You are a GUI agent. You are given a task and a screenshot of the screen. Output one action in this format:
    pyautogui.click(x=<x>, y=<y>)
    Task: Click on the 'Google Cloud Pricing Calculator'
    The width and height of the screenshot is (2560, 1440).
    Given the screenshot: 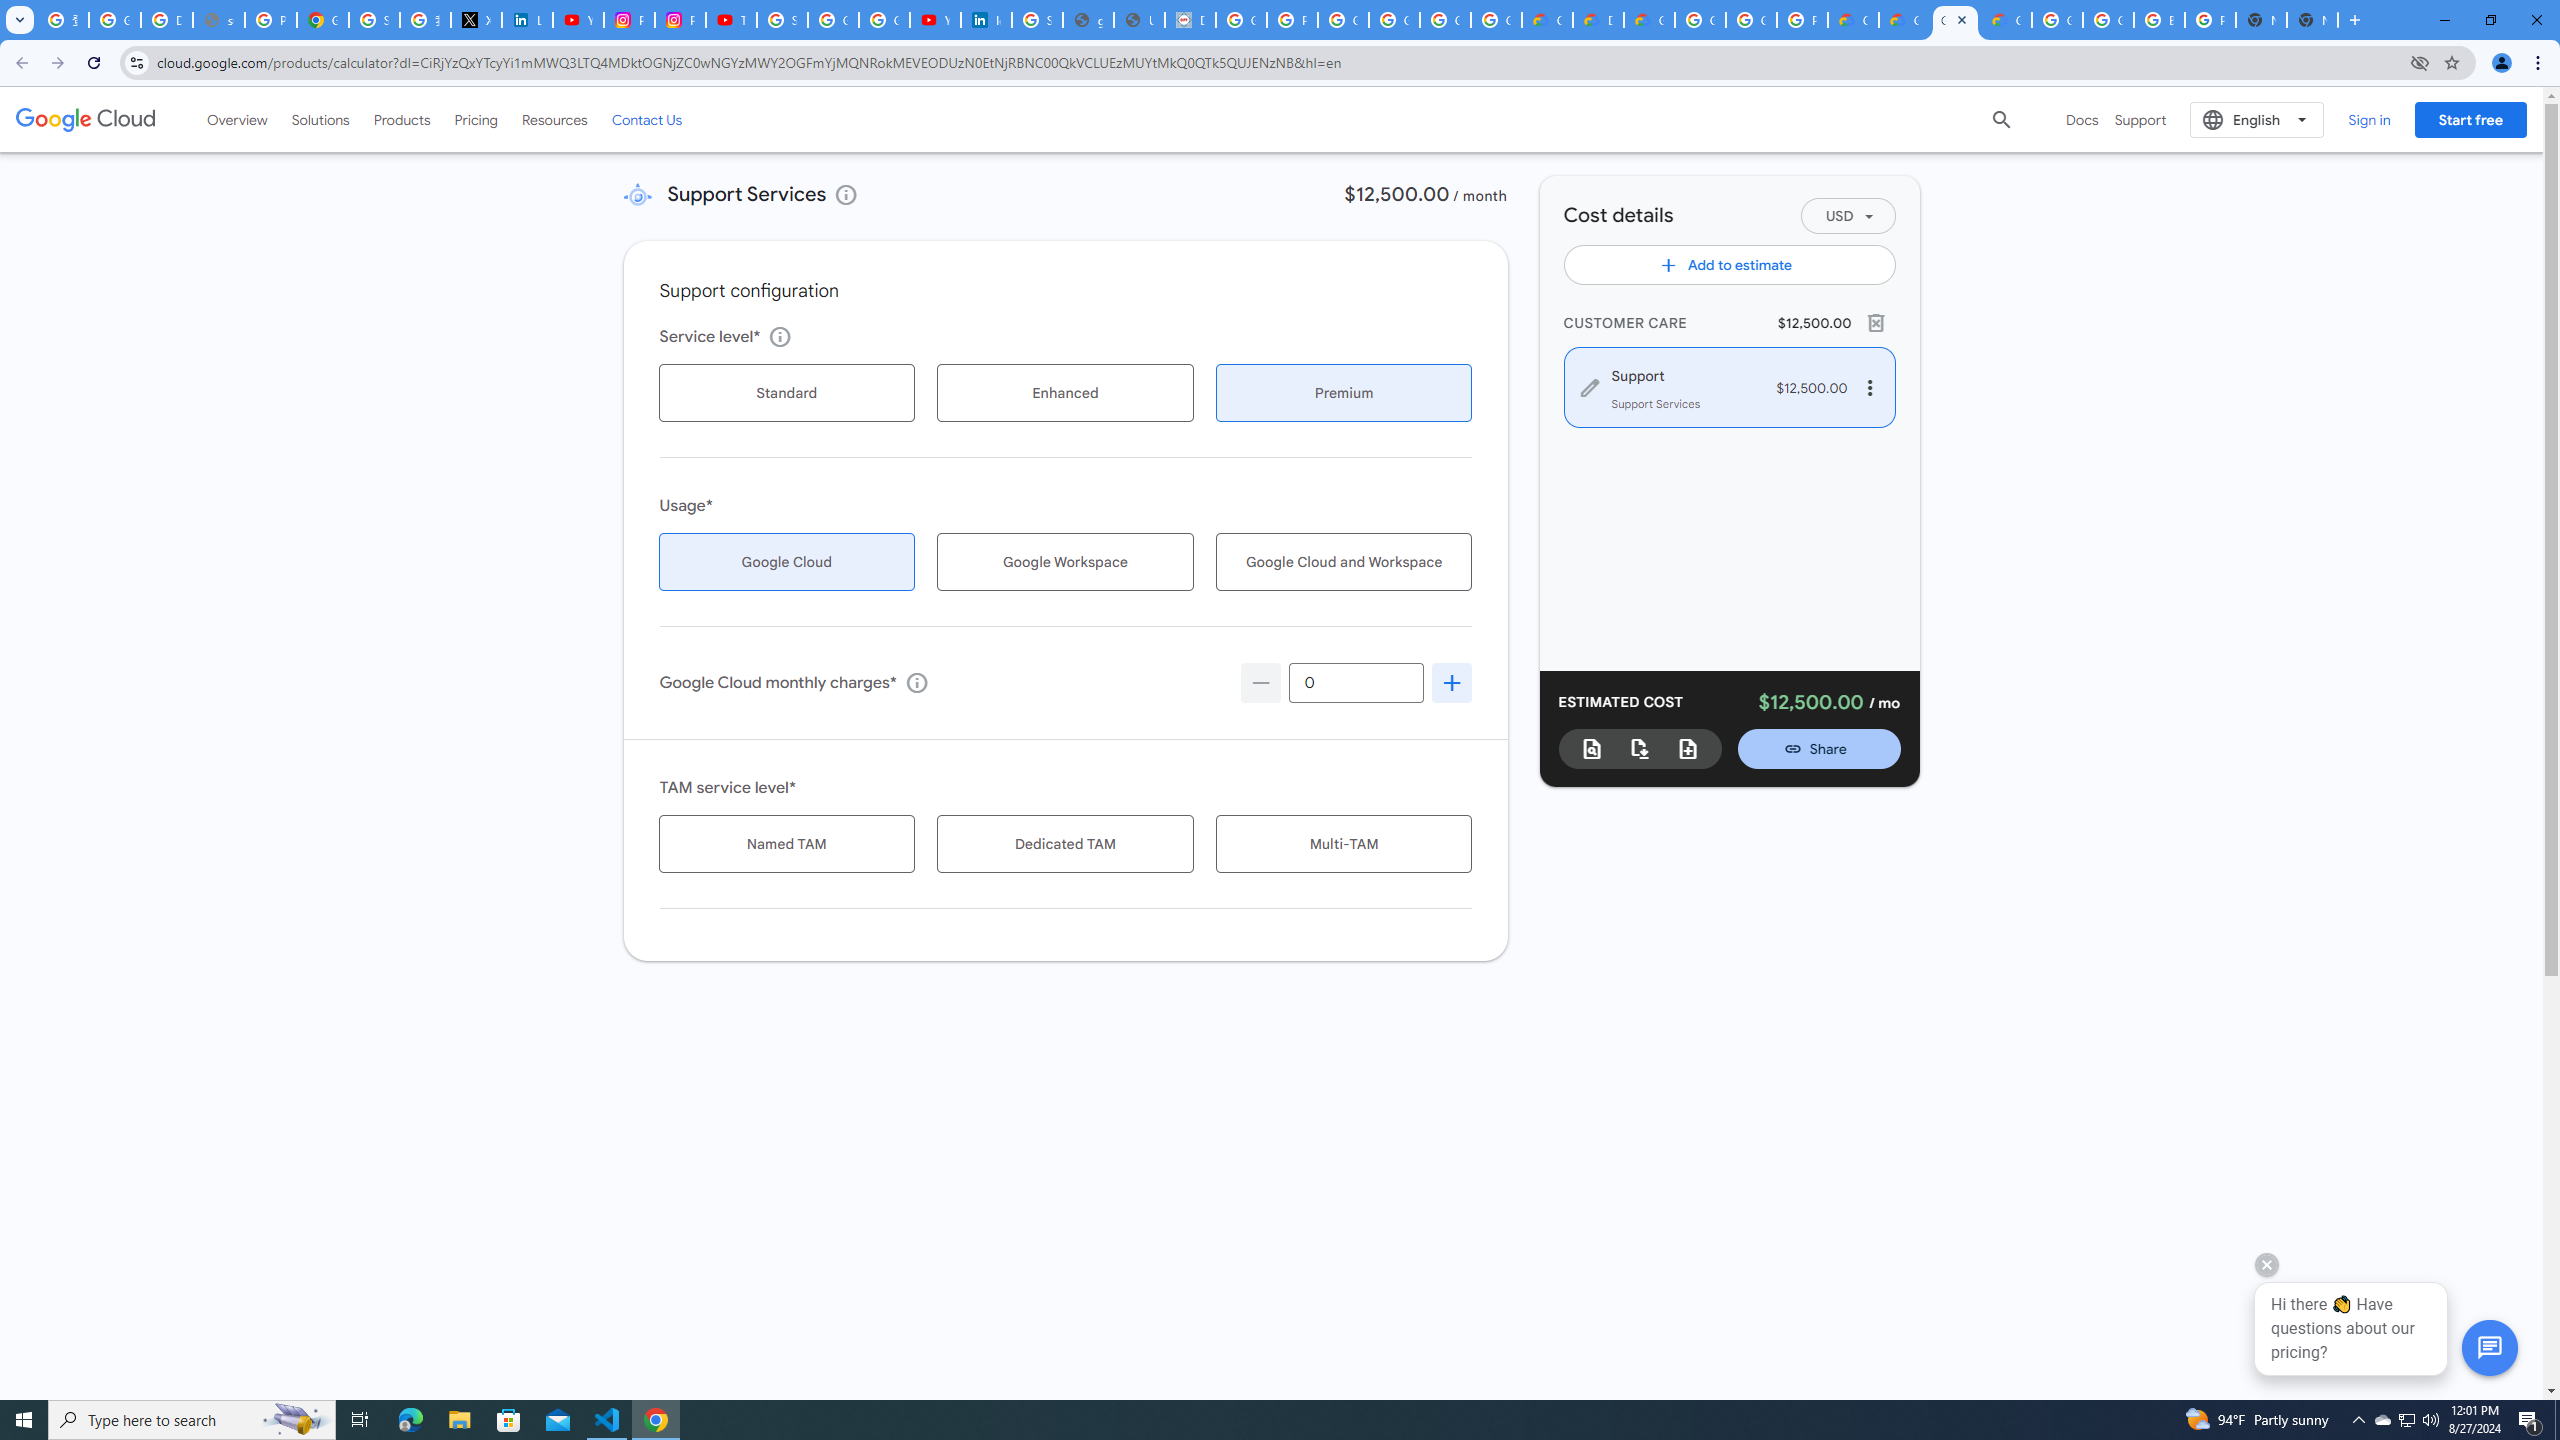 What is the action you would take?
    pyautogui.click(x=1903, y=19)
    